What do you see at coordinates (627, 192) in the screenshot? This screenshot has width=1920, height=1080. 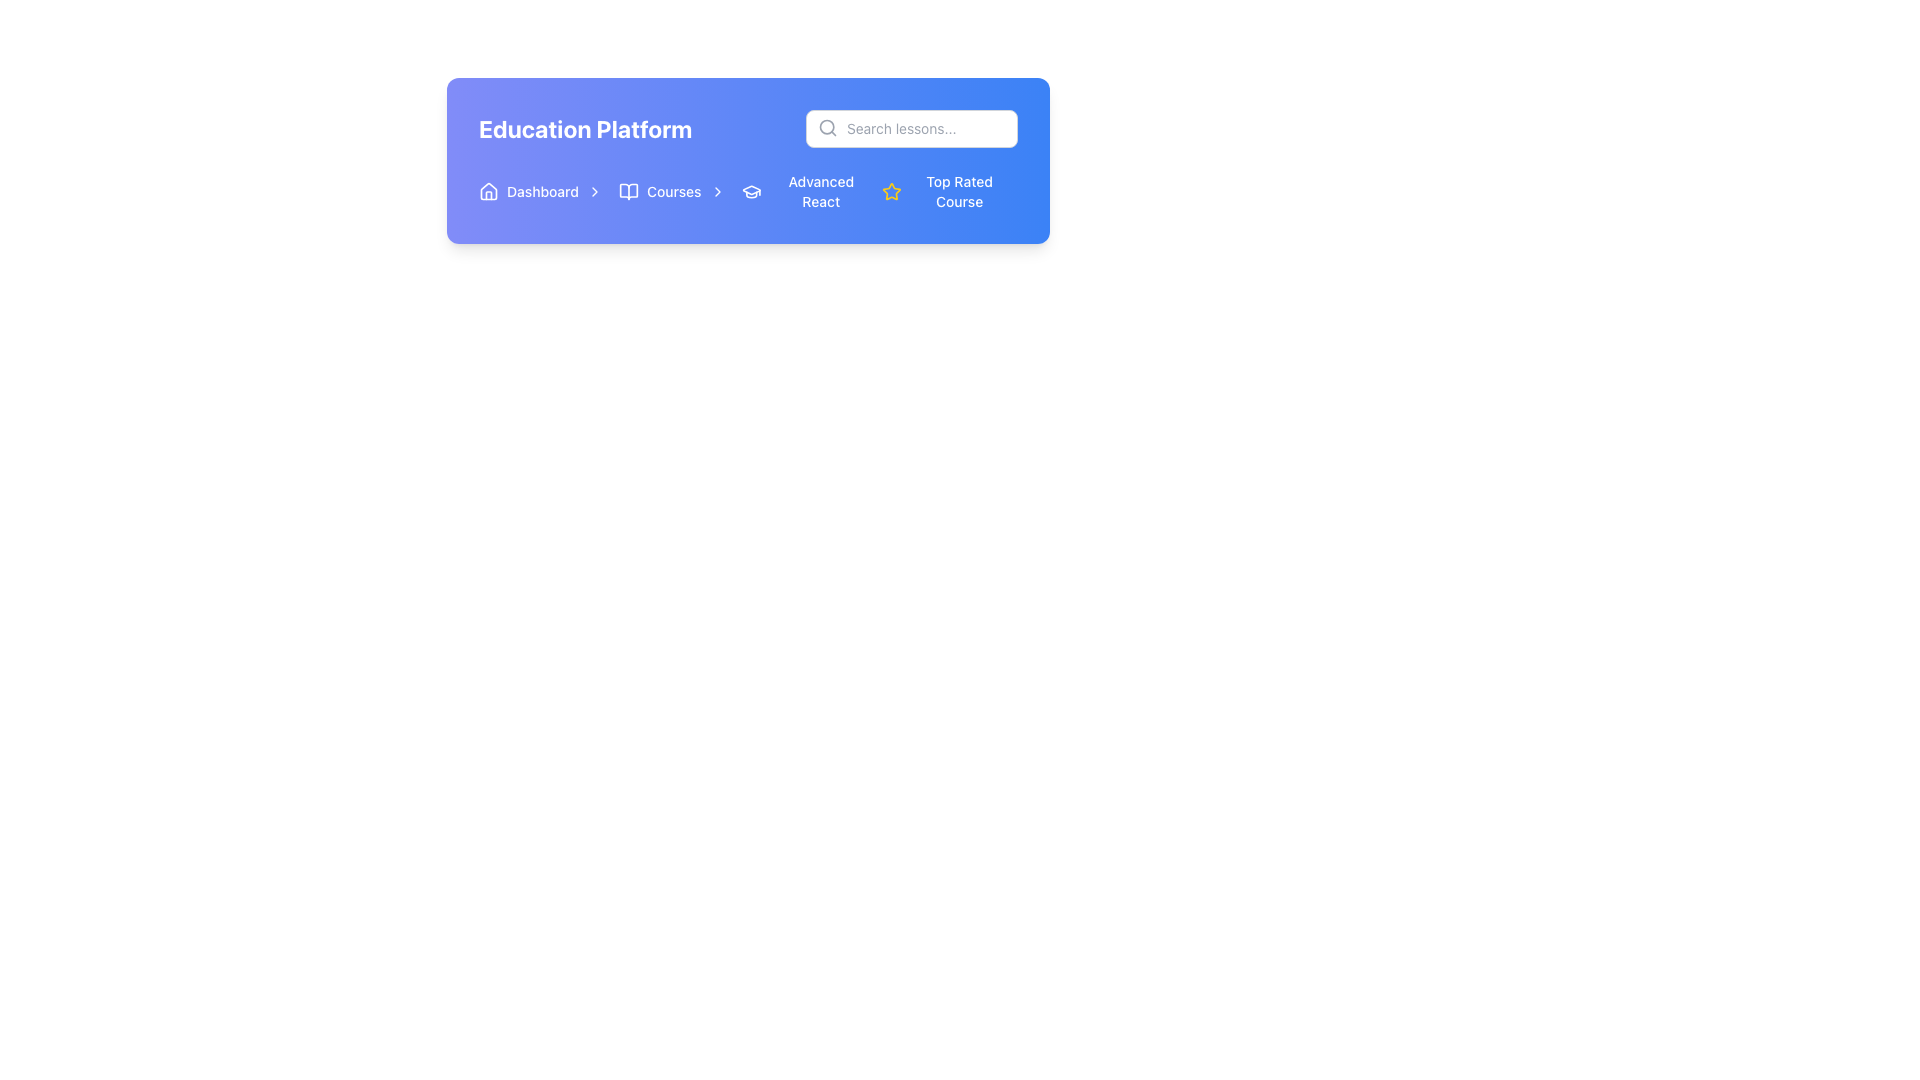 I see `the open book icon located to the left of the 'Courses' label in the breadcrumb navigation bar` at bounding box center [627, 192].